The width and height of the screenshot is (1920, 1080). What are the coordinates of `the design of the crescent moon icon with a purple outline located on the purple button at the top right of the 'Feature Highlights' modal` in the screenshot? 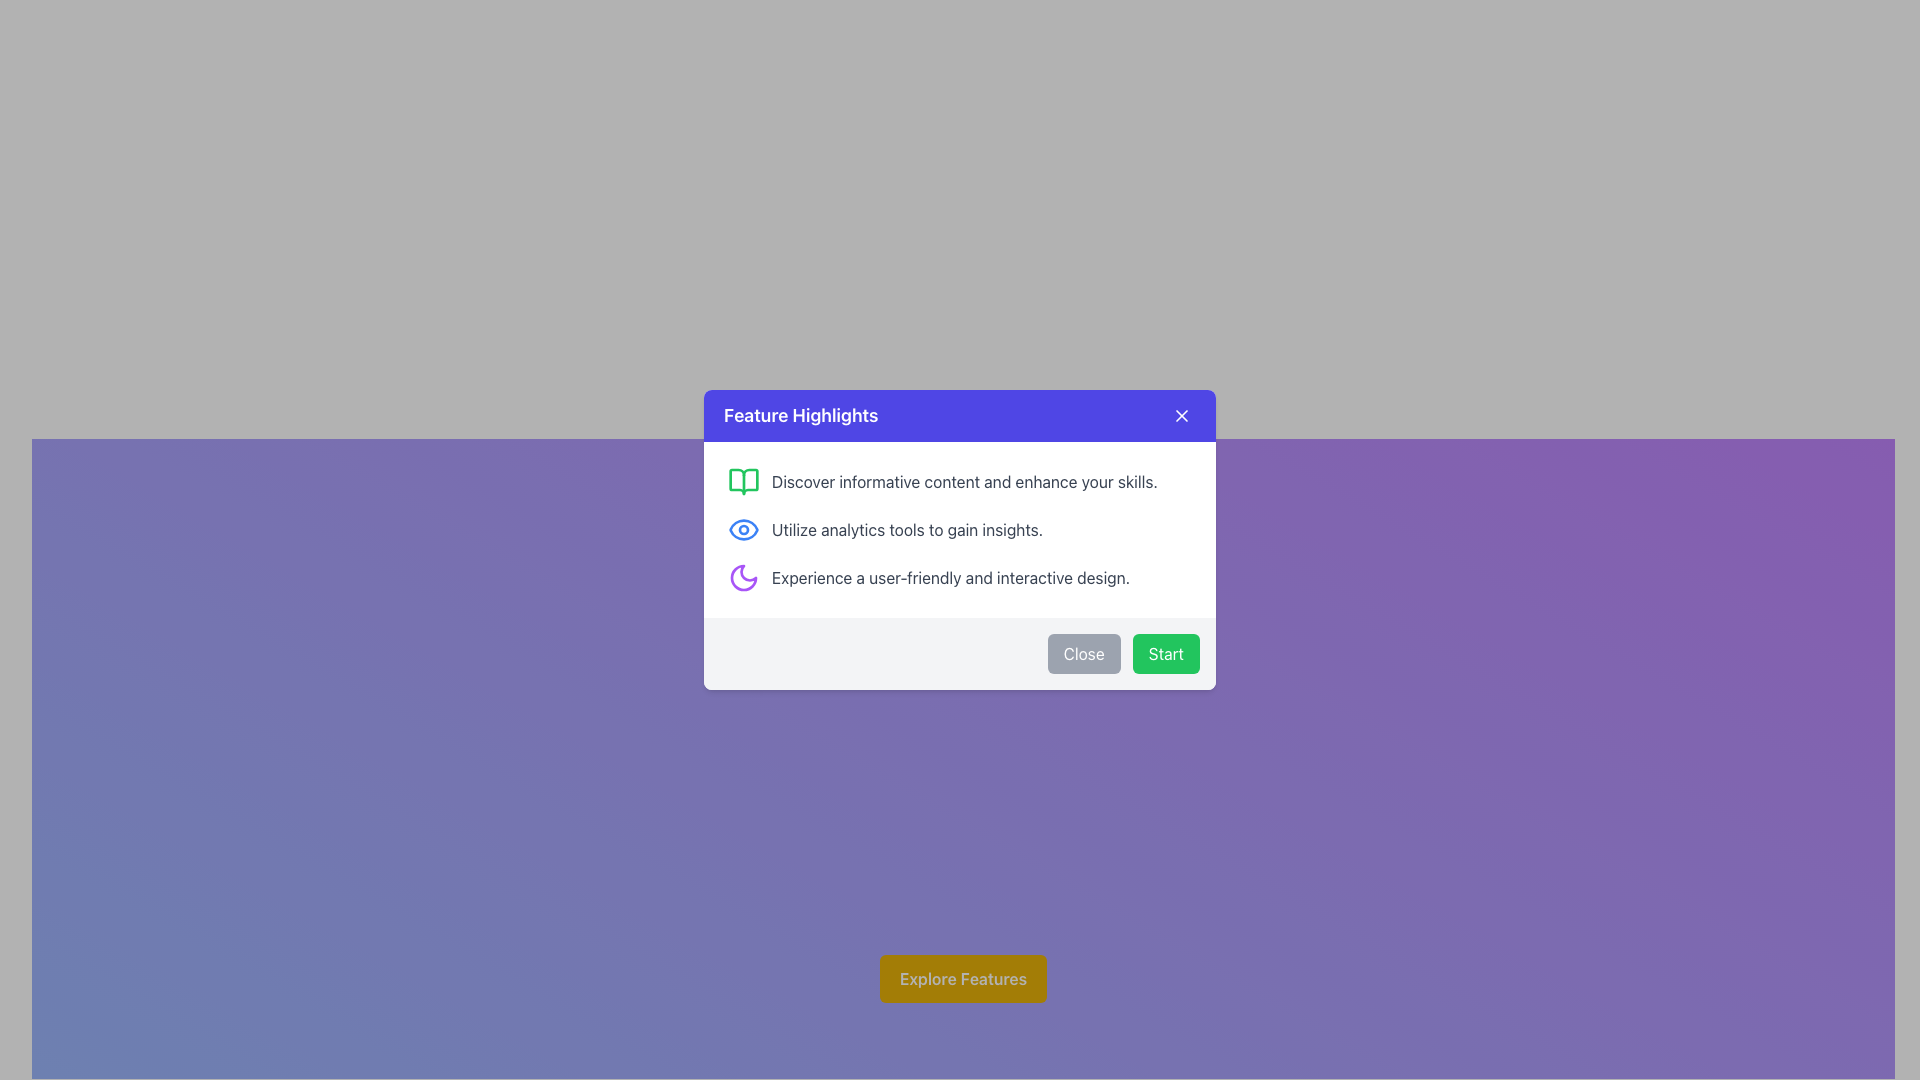 It's located at (743, 578).